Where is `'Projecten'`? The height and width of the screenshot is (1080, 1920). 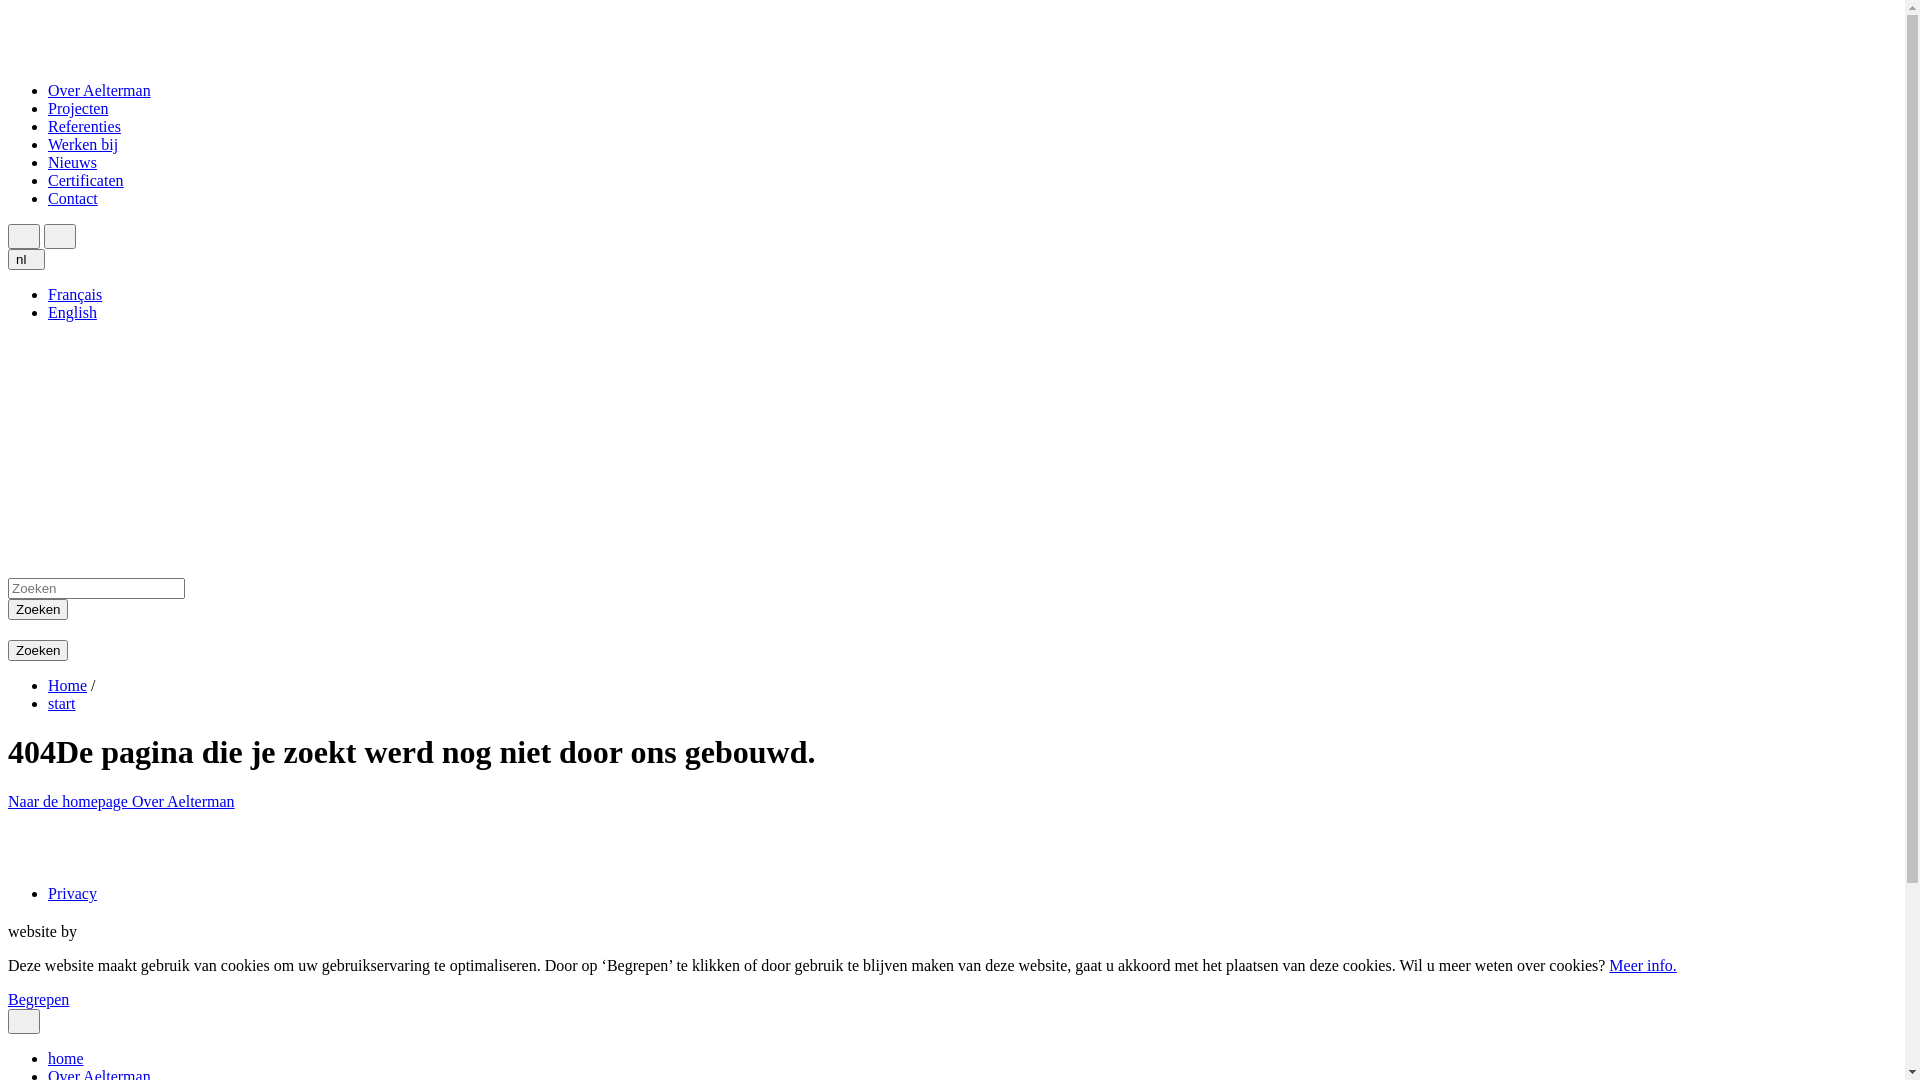 'Projecten' is located at coordinates (77, 108).